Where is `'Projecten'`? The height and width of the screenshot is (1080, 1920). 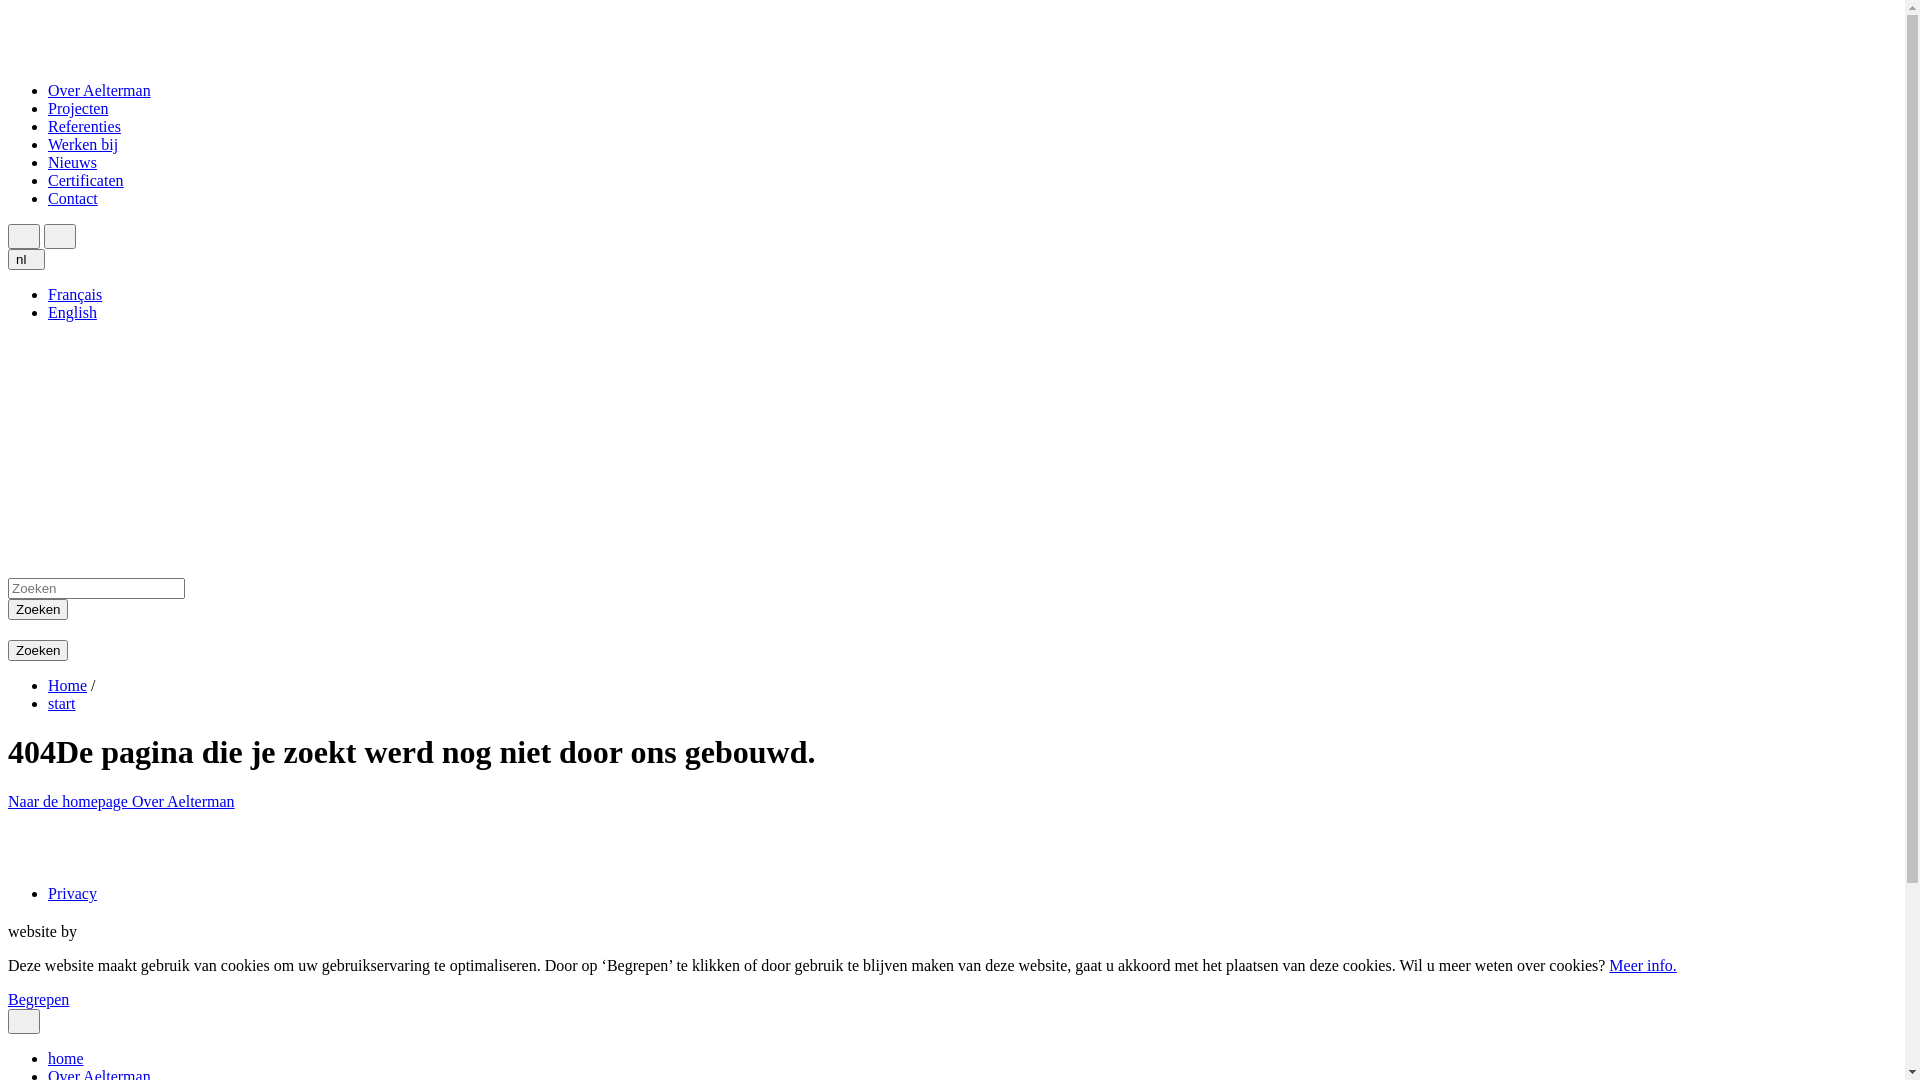 'Projecten' is located at coordinates (77, 108).